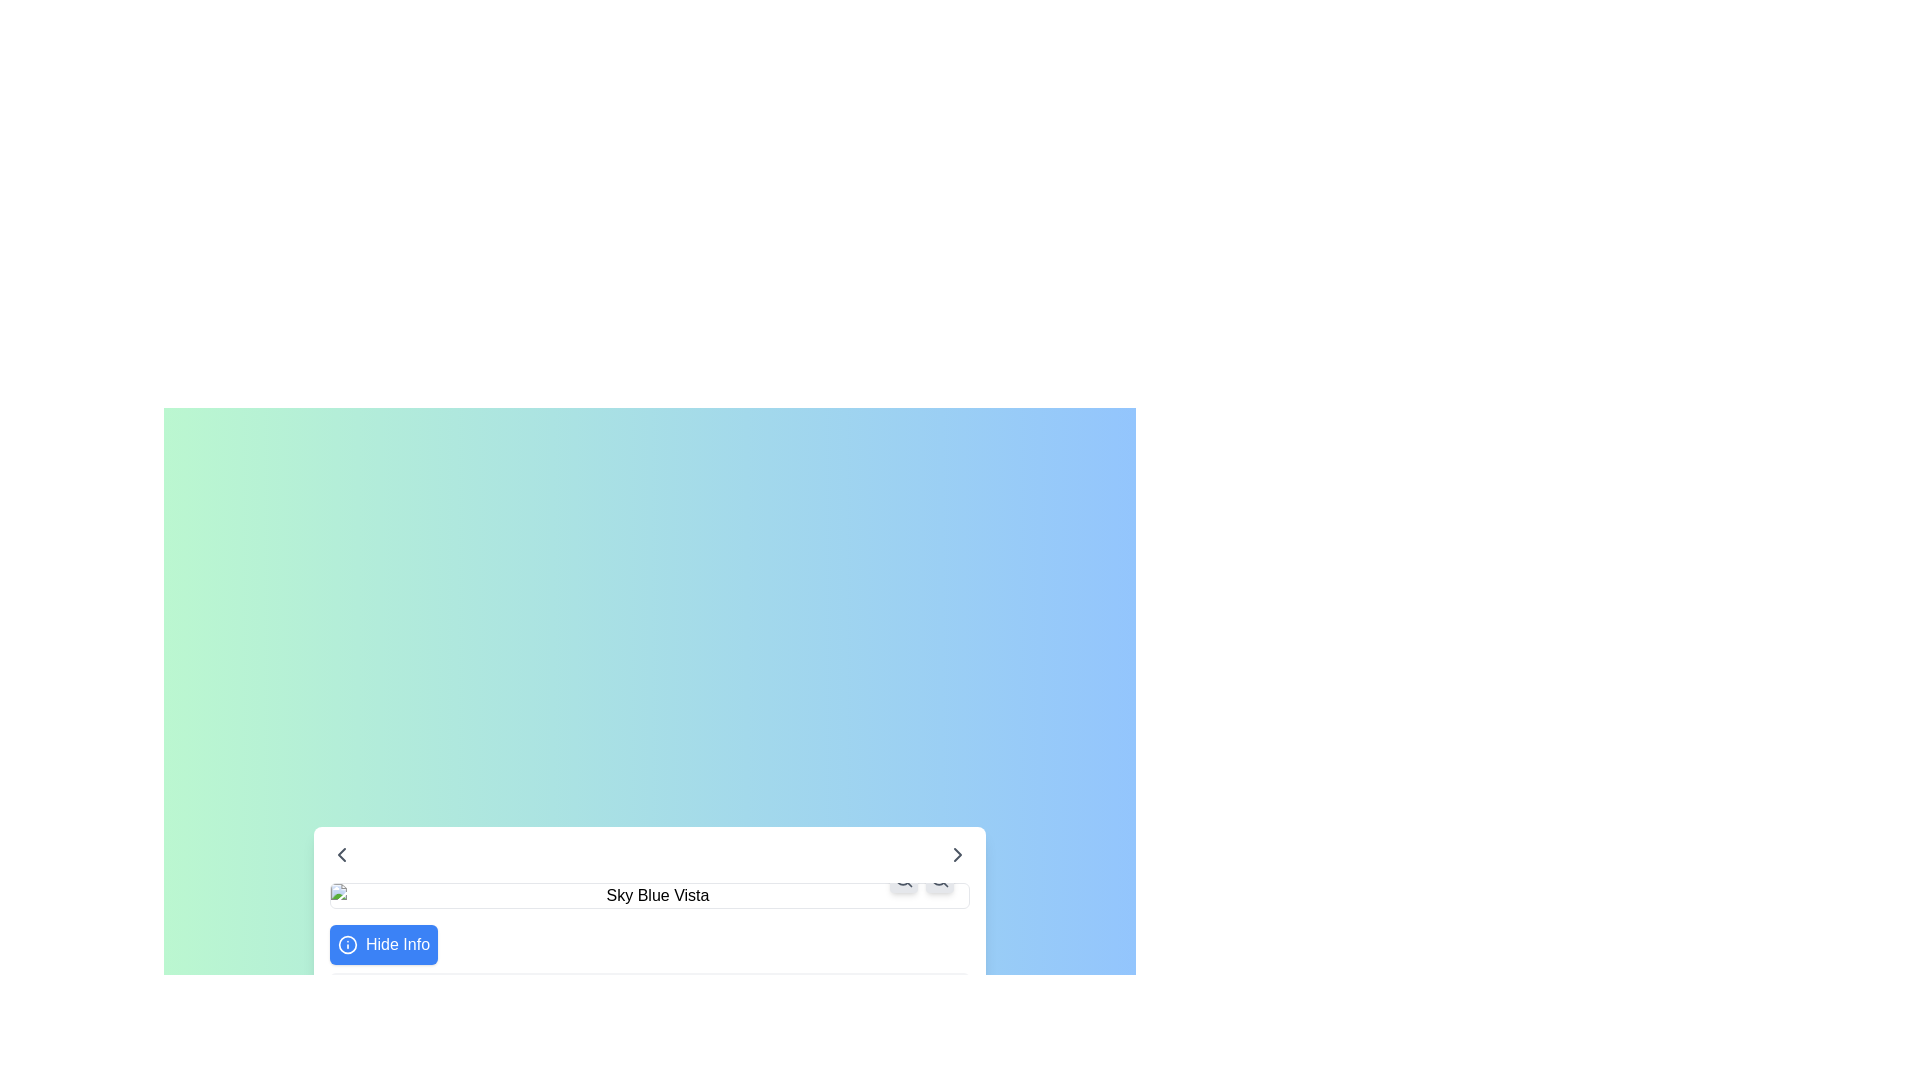  I want to click on the 'Hide Info' text label, which is displayed in white font on a blue background and has a button-like appearance, so click(398, 945).